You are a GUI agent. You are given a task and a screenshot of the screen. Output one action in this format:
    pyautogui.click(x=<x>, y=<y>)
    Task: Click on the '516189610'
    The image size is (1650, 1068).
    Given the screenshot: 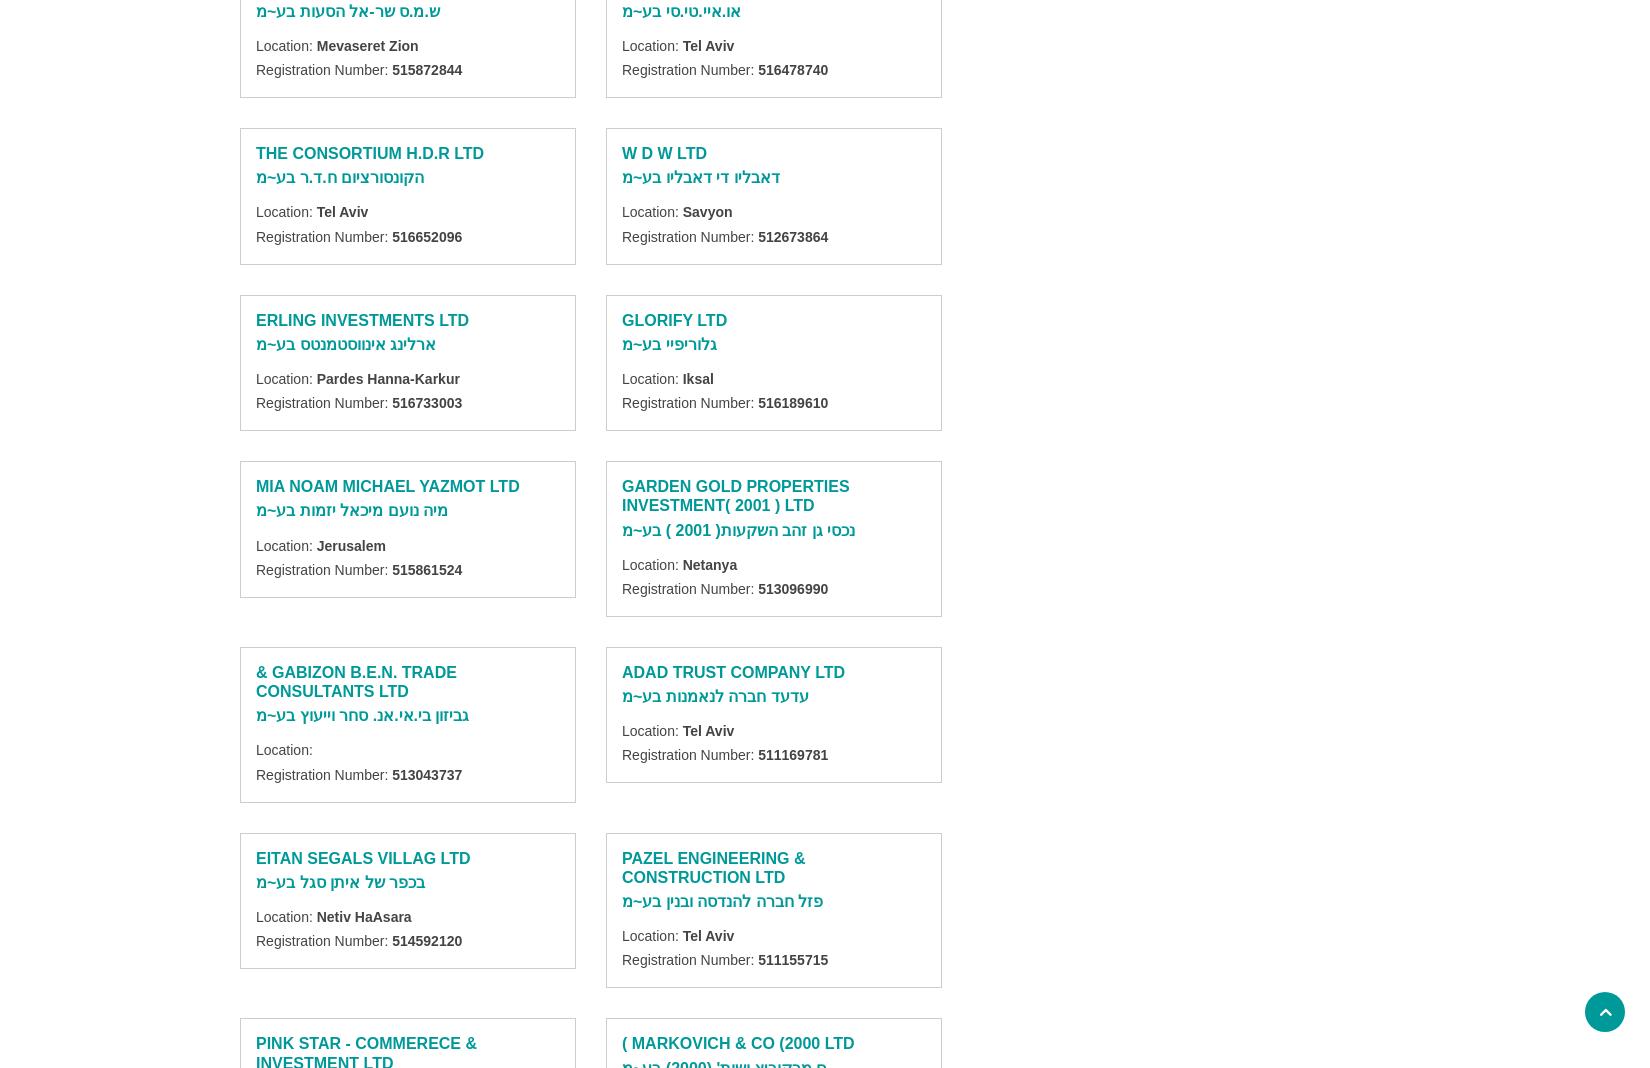 What is the action you would take?
    pyautogui.click(x=757, y=402)
    